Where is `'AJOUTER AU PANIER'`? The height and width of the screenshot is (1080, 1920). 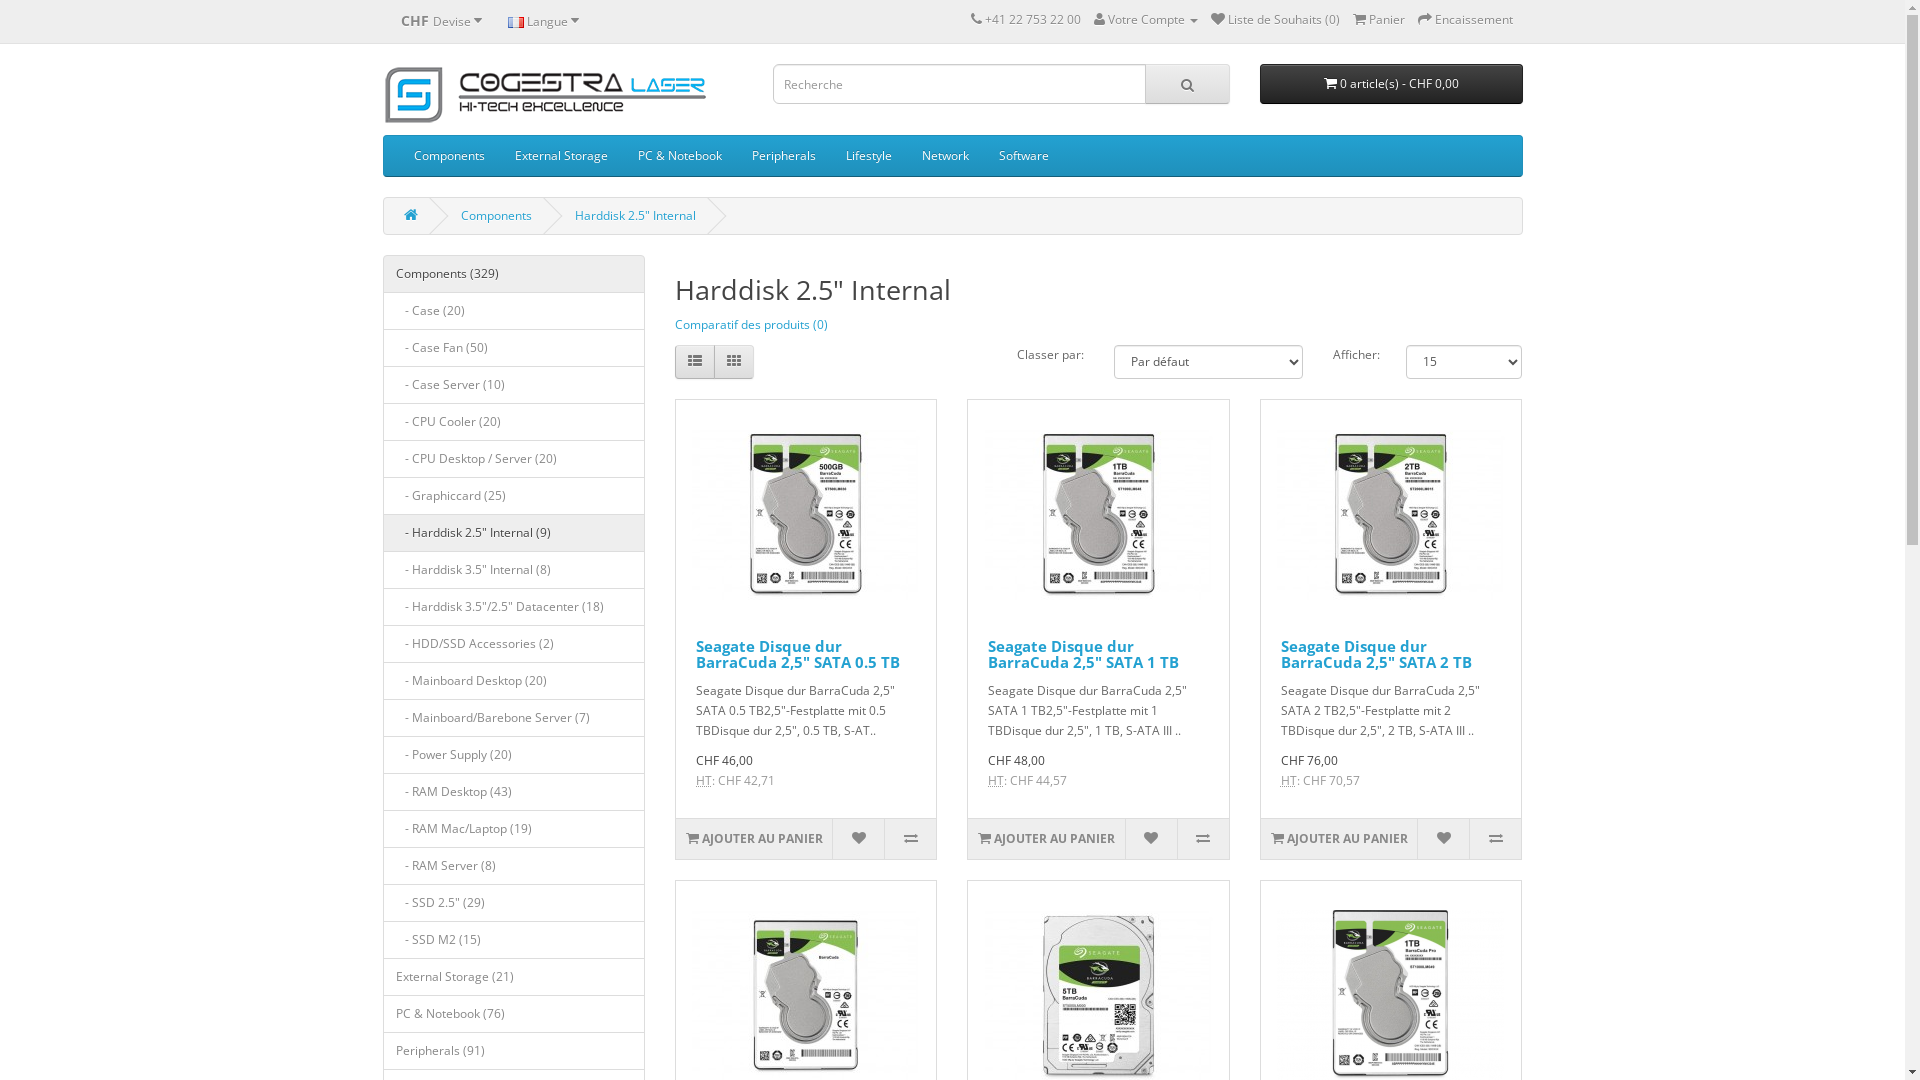
'AJOUTER AU PANIER' is located at coordinates (968, 839).